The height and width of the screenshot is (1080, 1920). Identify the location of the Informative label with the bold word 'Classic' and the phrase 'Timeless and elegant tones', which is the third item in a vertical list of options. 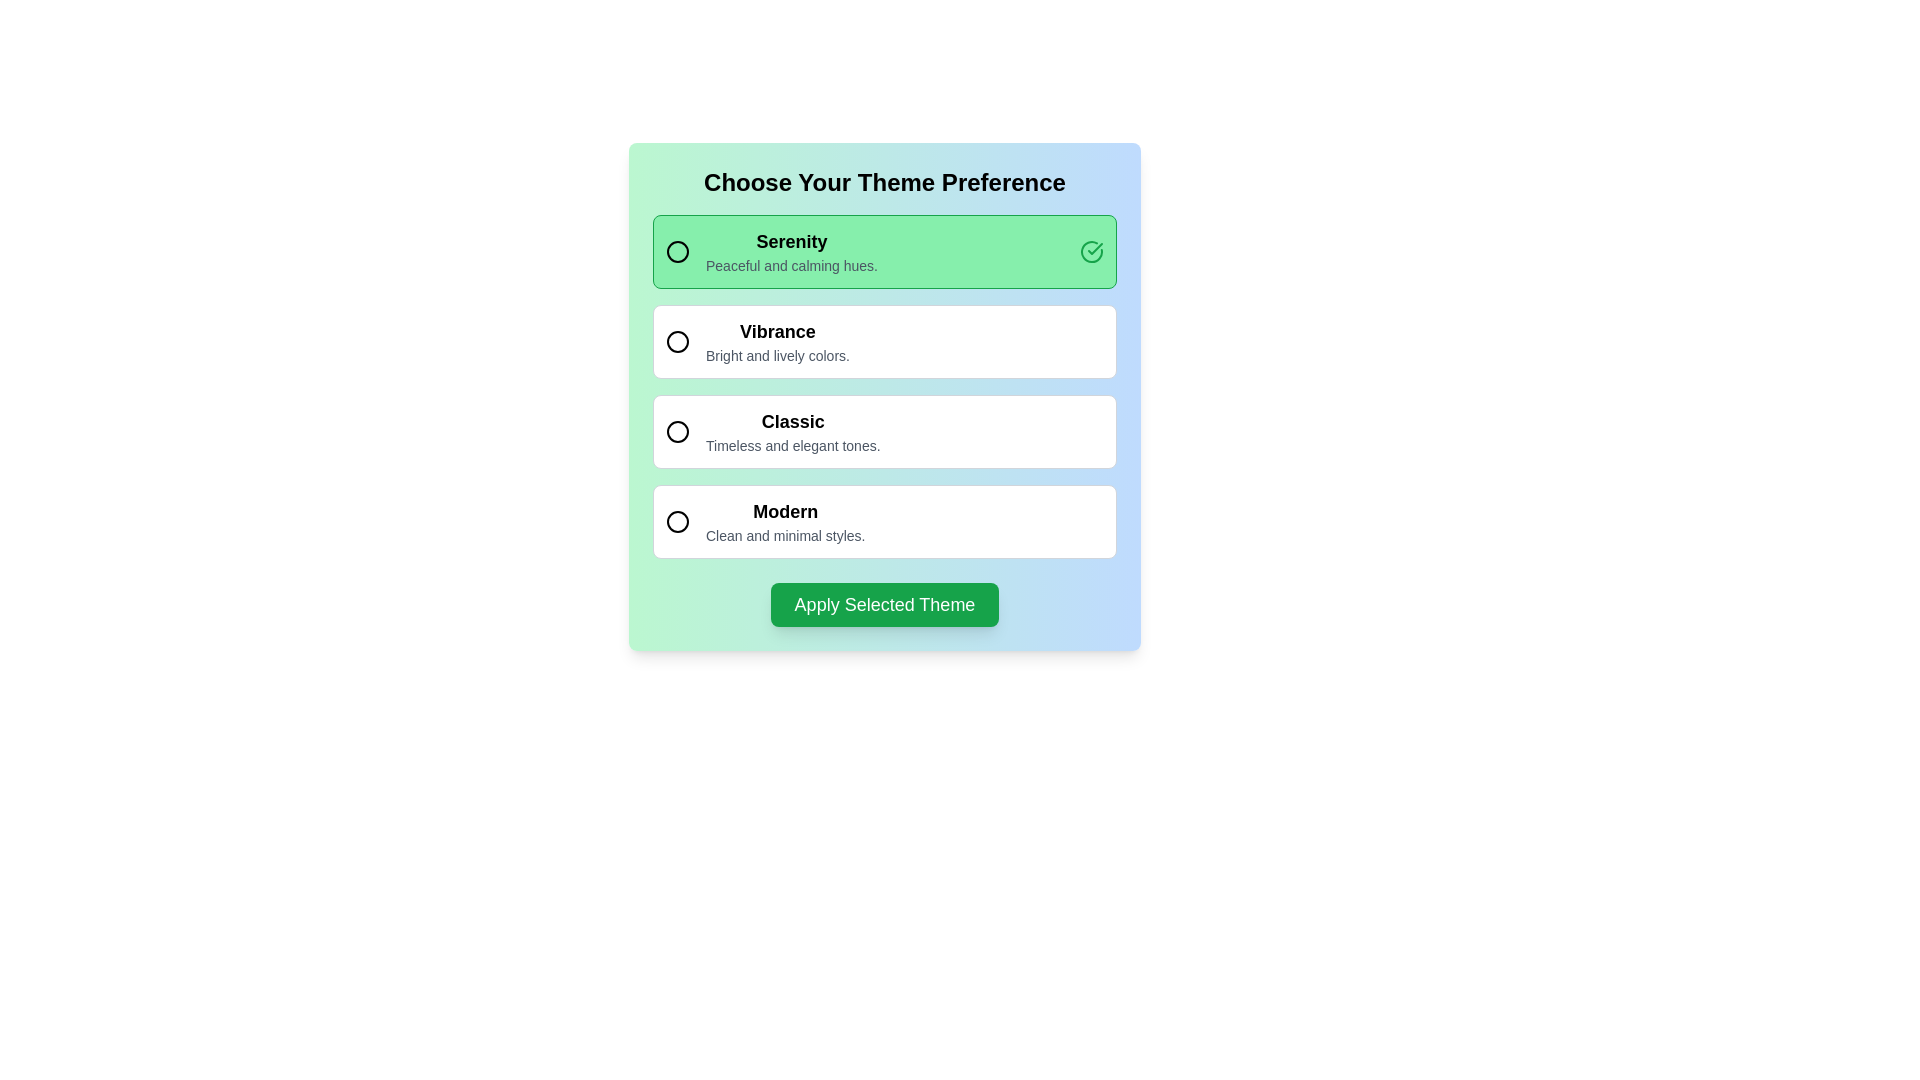
(792, 431).